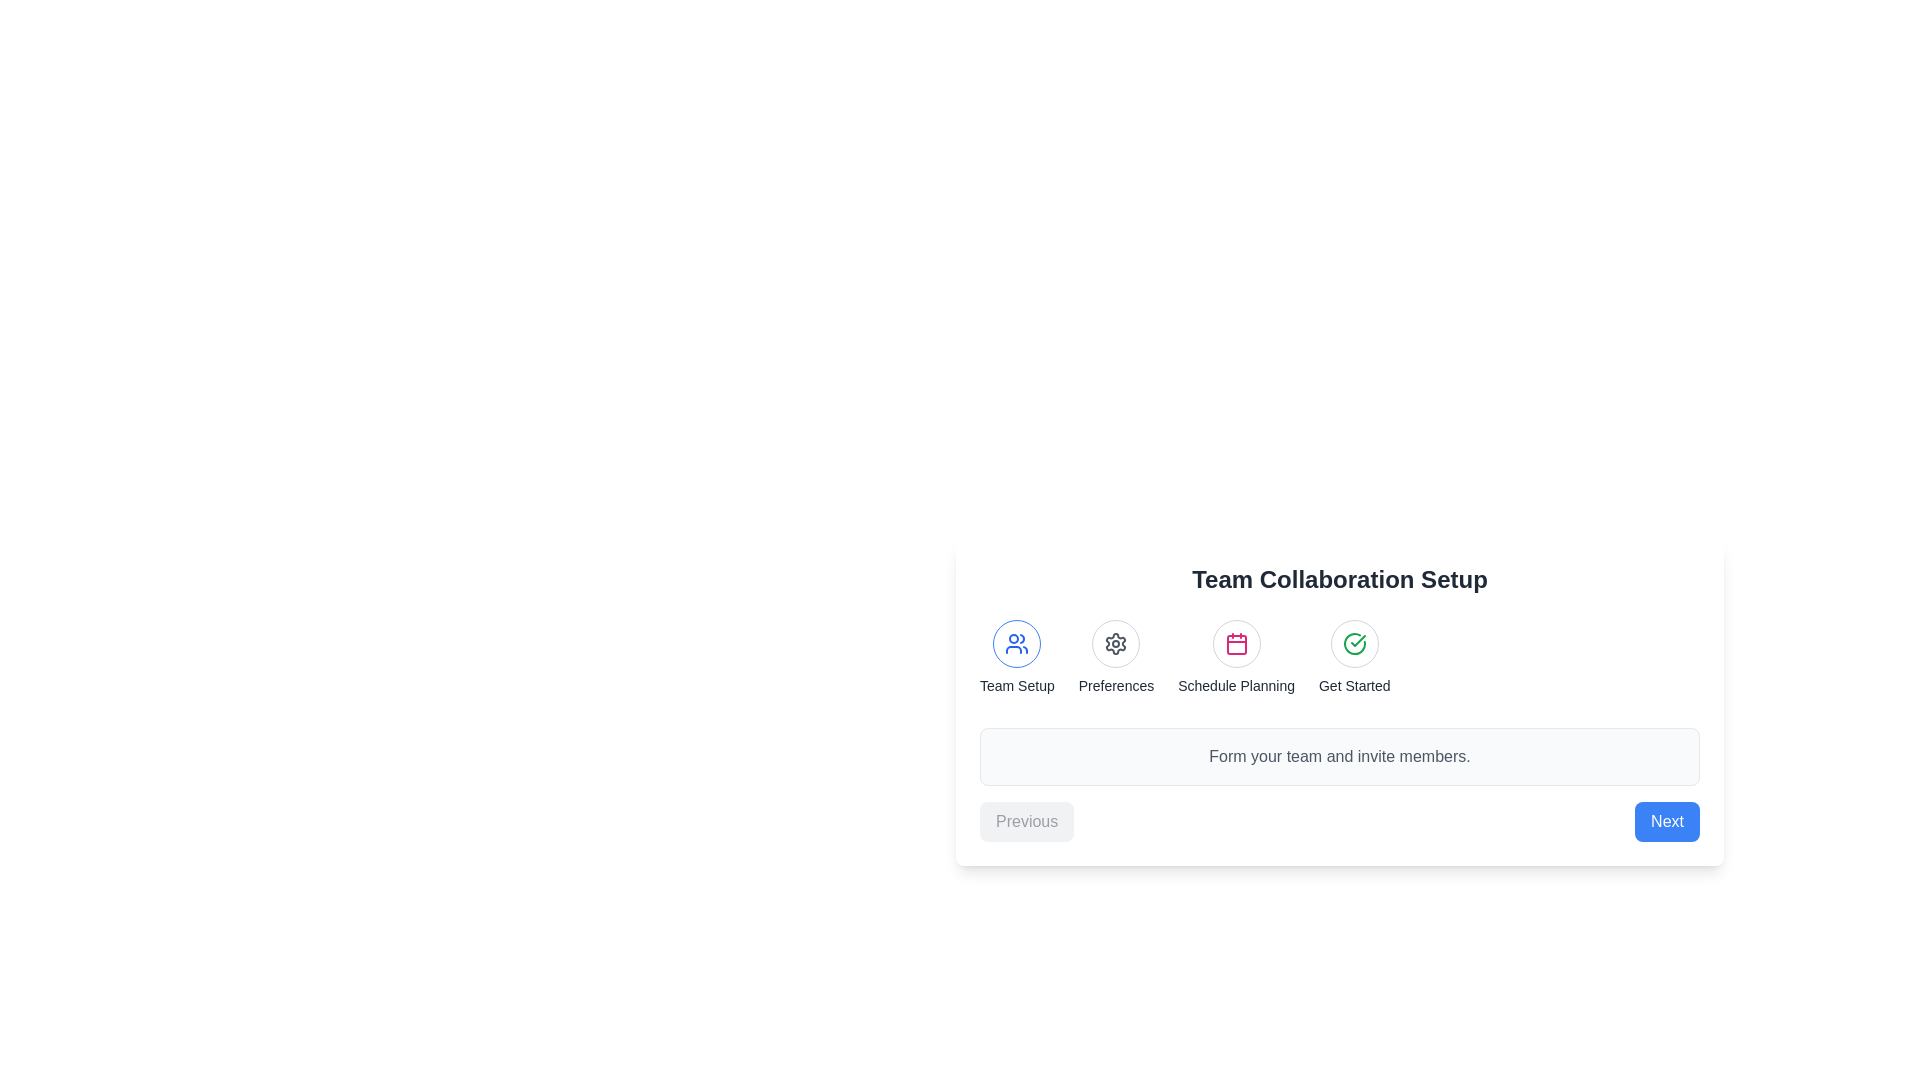 This screenshot has width=1920, height=1080. I want to click on static text label displaying 'Schedule Planning' located below the calendar icon in the 'Team Collaboration Setup' interface, so click(1235, 685).